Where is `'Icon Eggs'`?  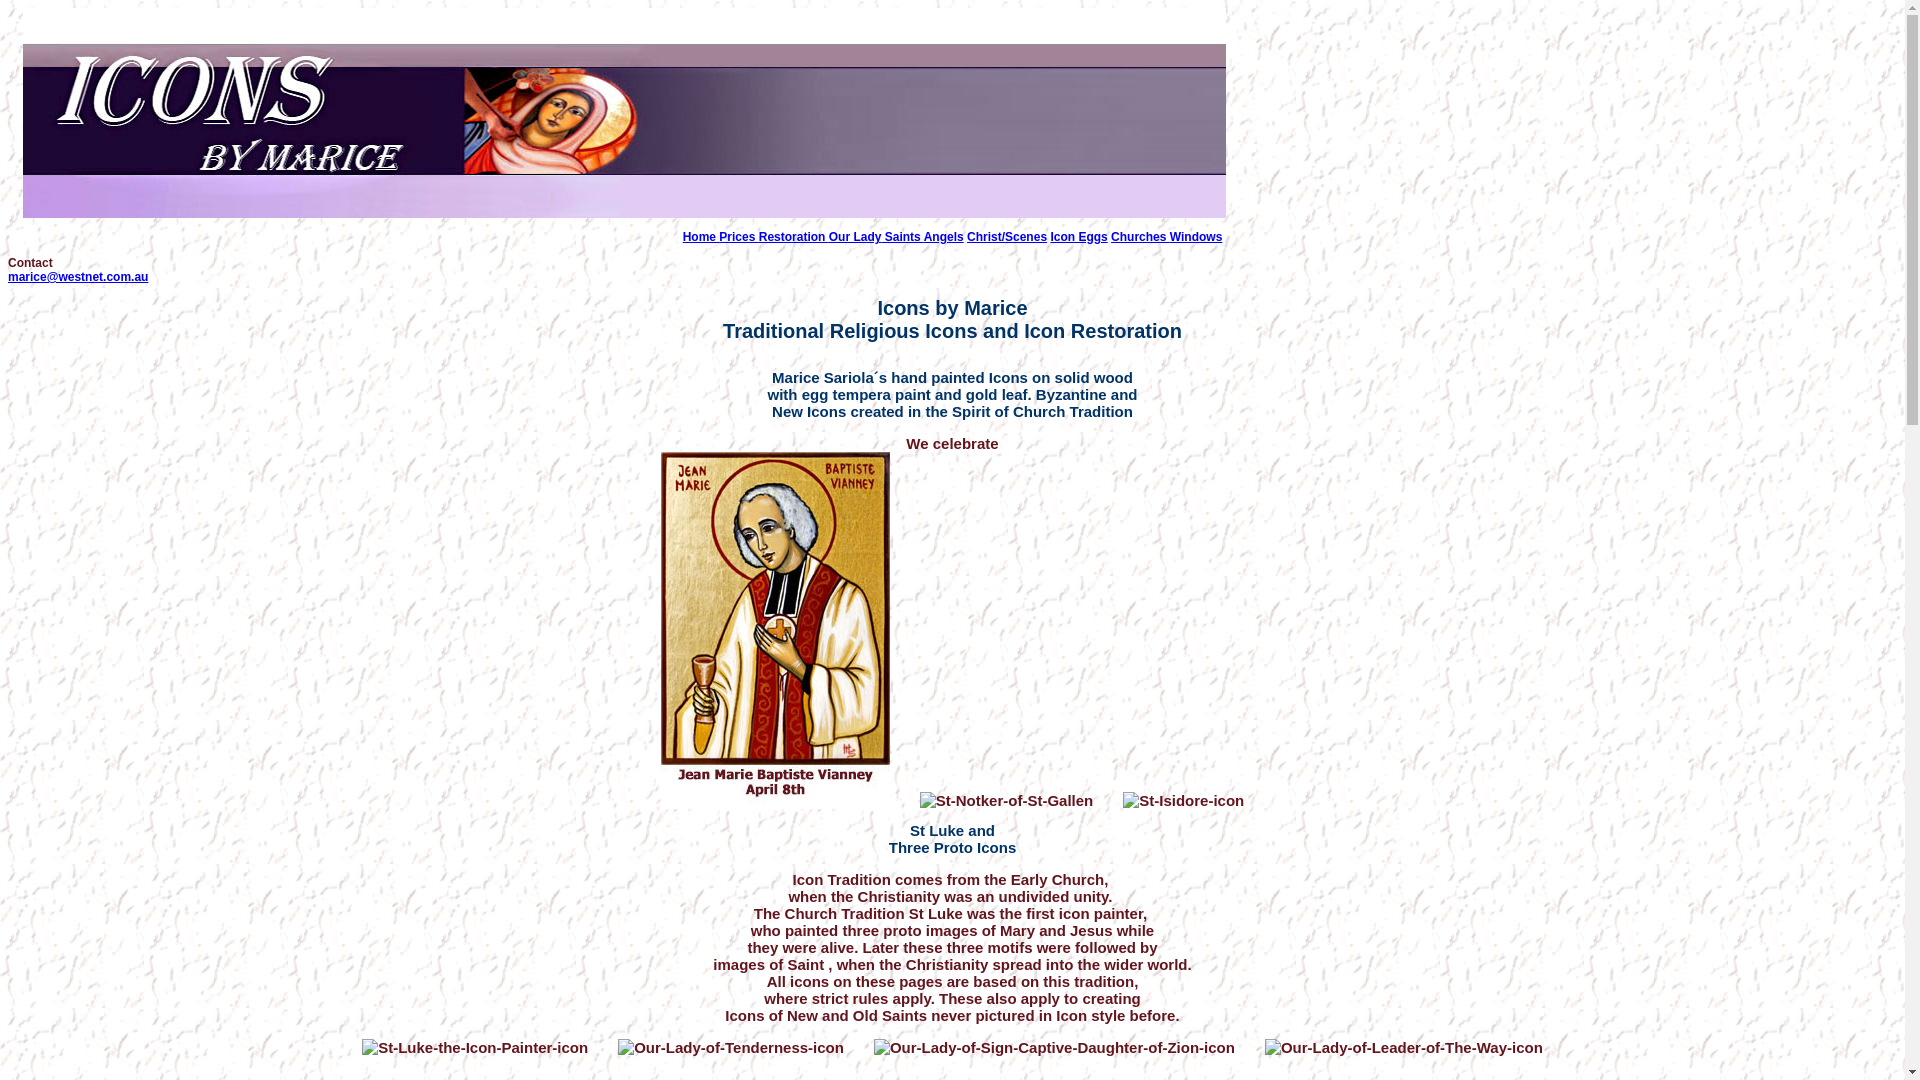
'Icon Eggs' is located at coordinates (1049, 235).